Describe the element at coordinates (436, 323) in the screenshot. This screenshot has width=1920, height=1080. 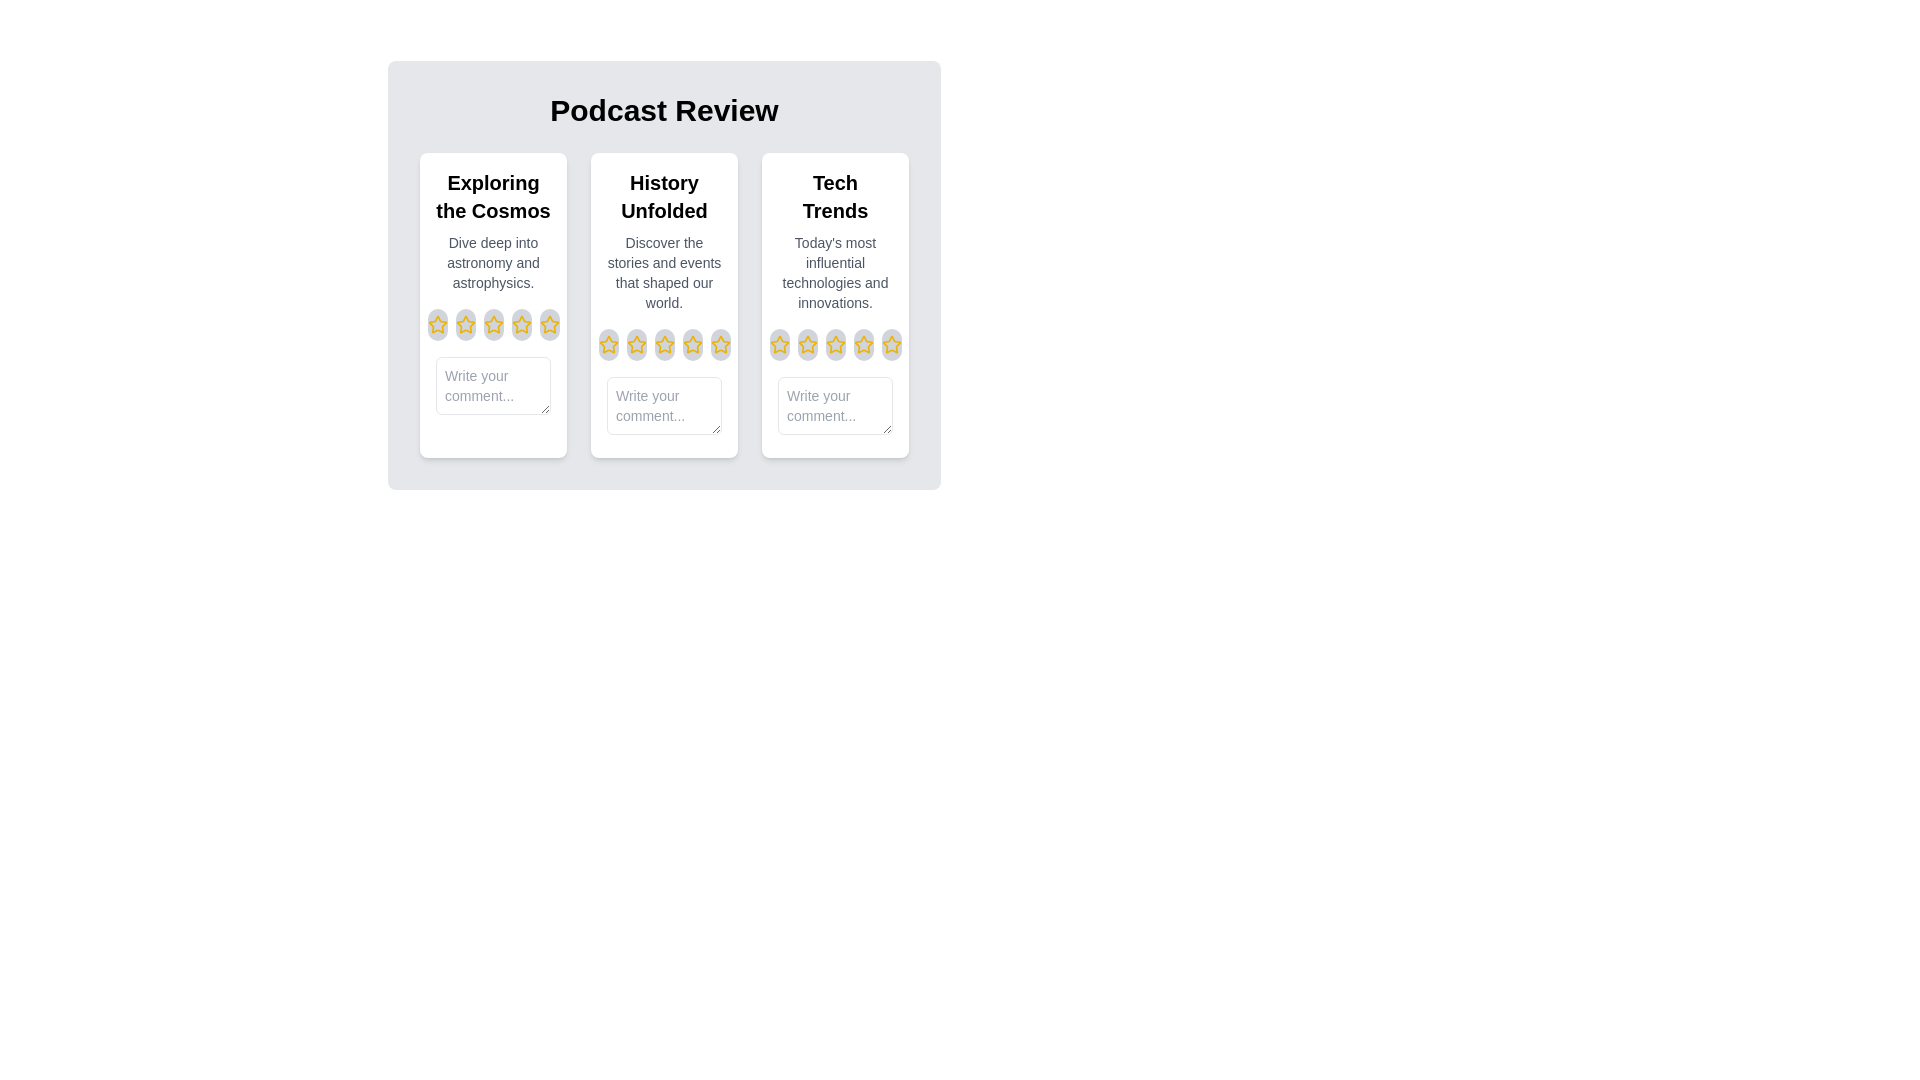
I see `the rating for an episode to 1 stars by clicking on the corresponding star` at that location.